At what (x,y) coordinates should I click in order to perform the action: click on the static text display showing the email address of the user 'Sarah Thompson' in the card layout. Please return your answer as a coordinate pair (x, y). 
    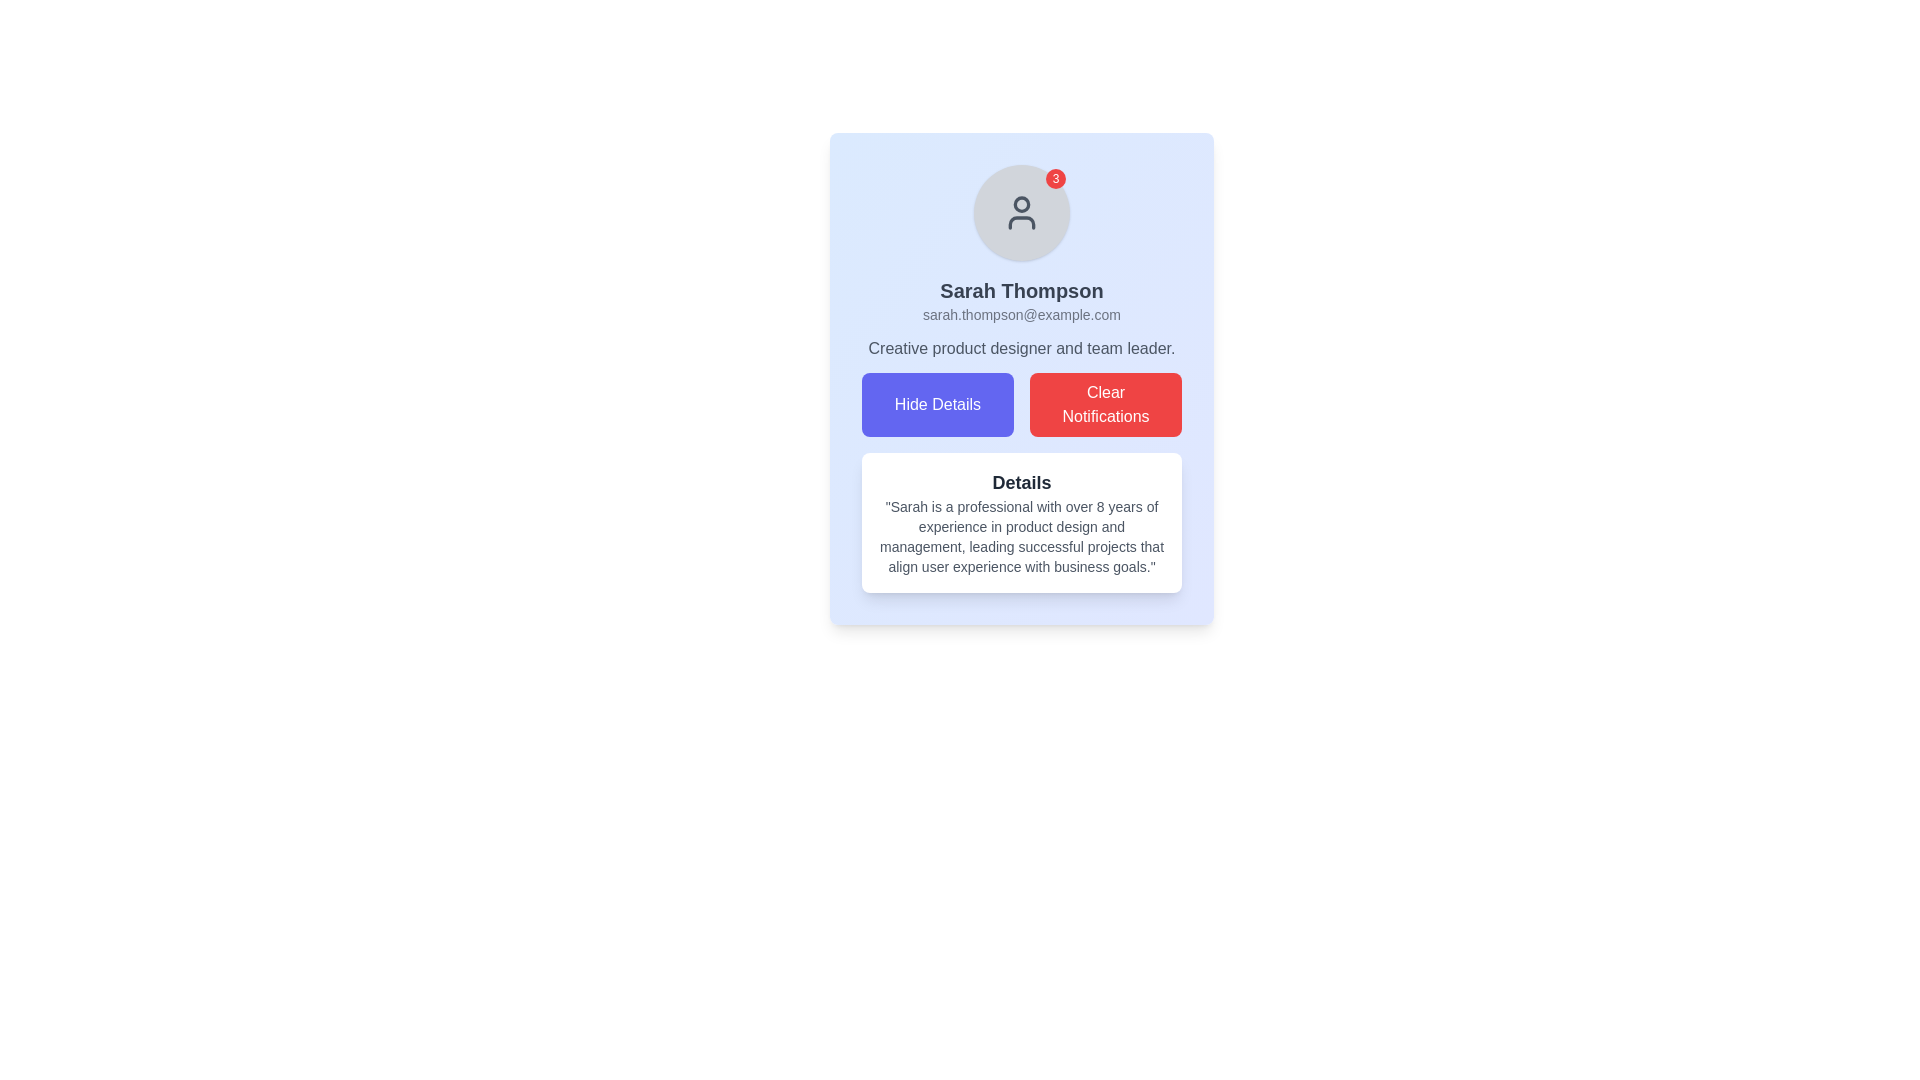
    Looking at the image, I should click on (1022, 315).